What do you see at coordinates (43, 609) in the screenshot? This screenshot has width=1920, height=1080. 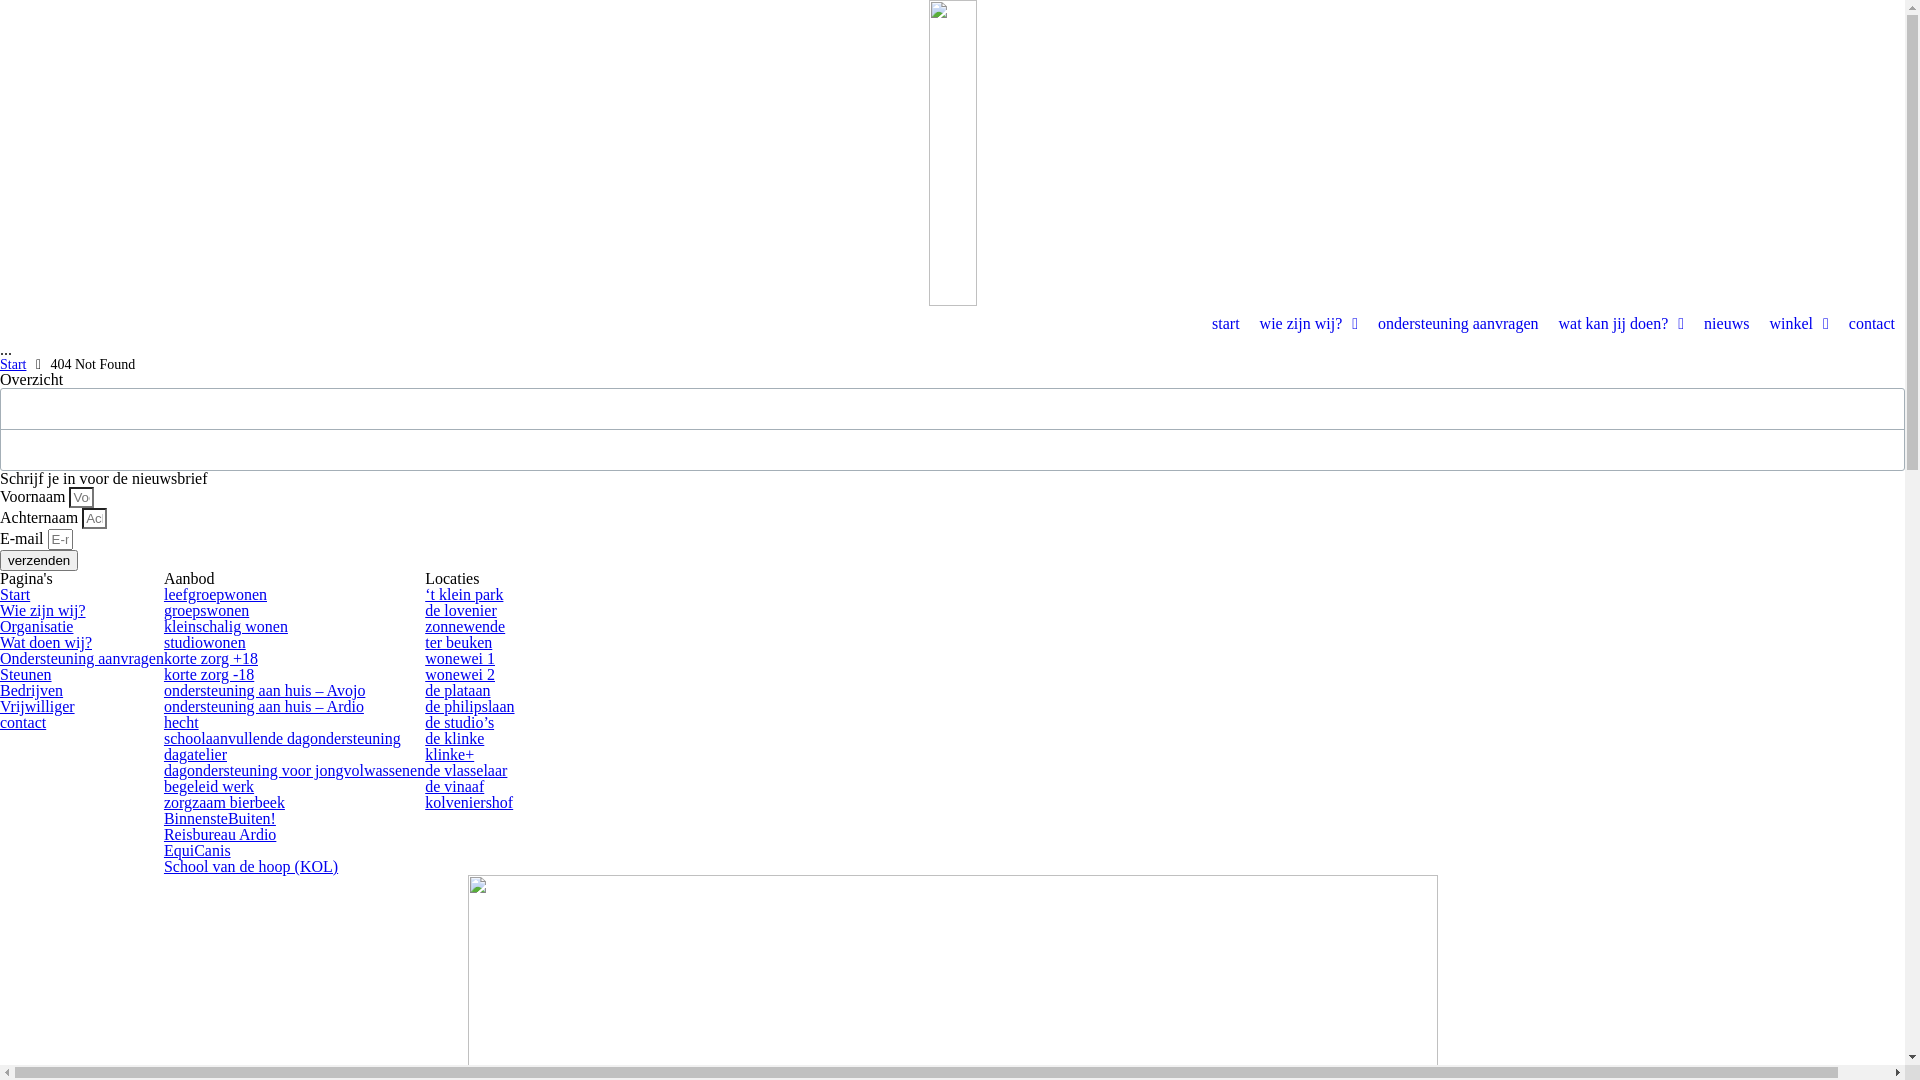 I see `'Wie zijn wij?'` at bounding box center [43, 609].